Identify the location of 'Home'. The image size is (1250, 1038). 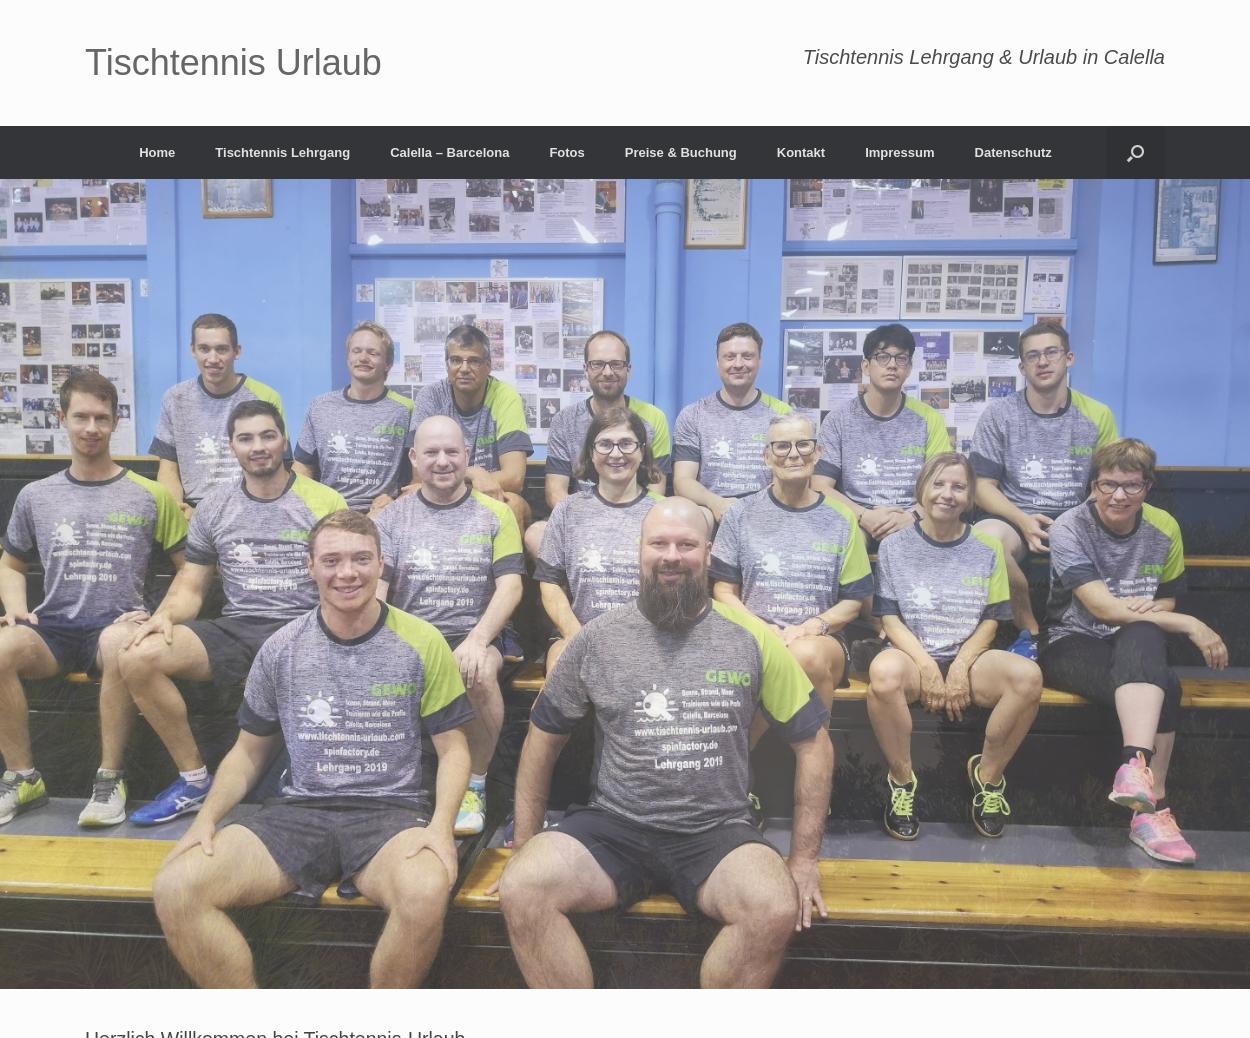
(157, 151).